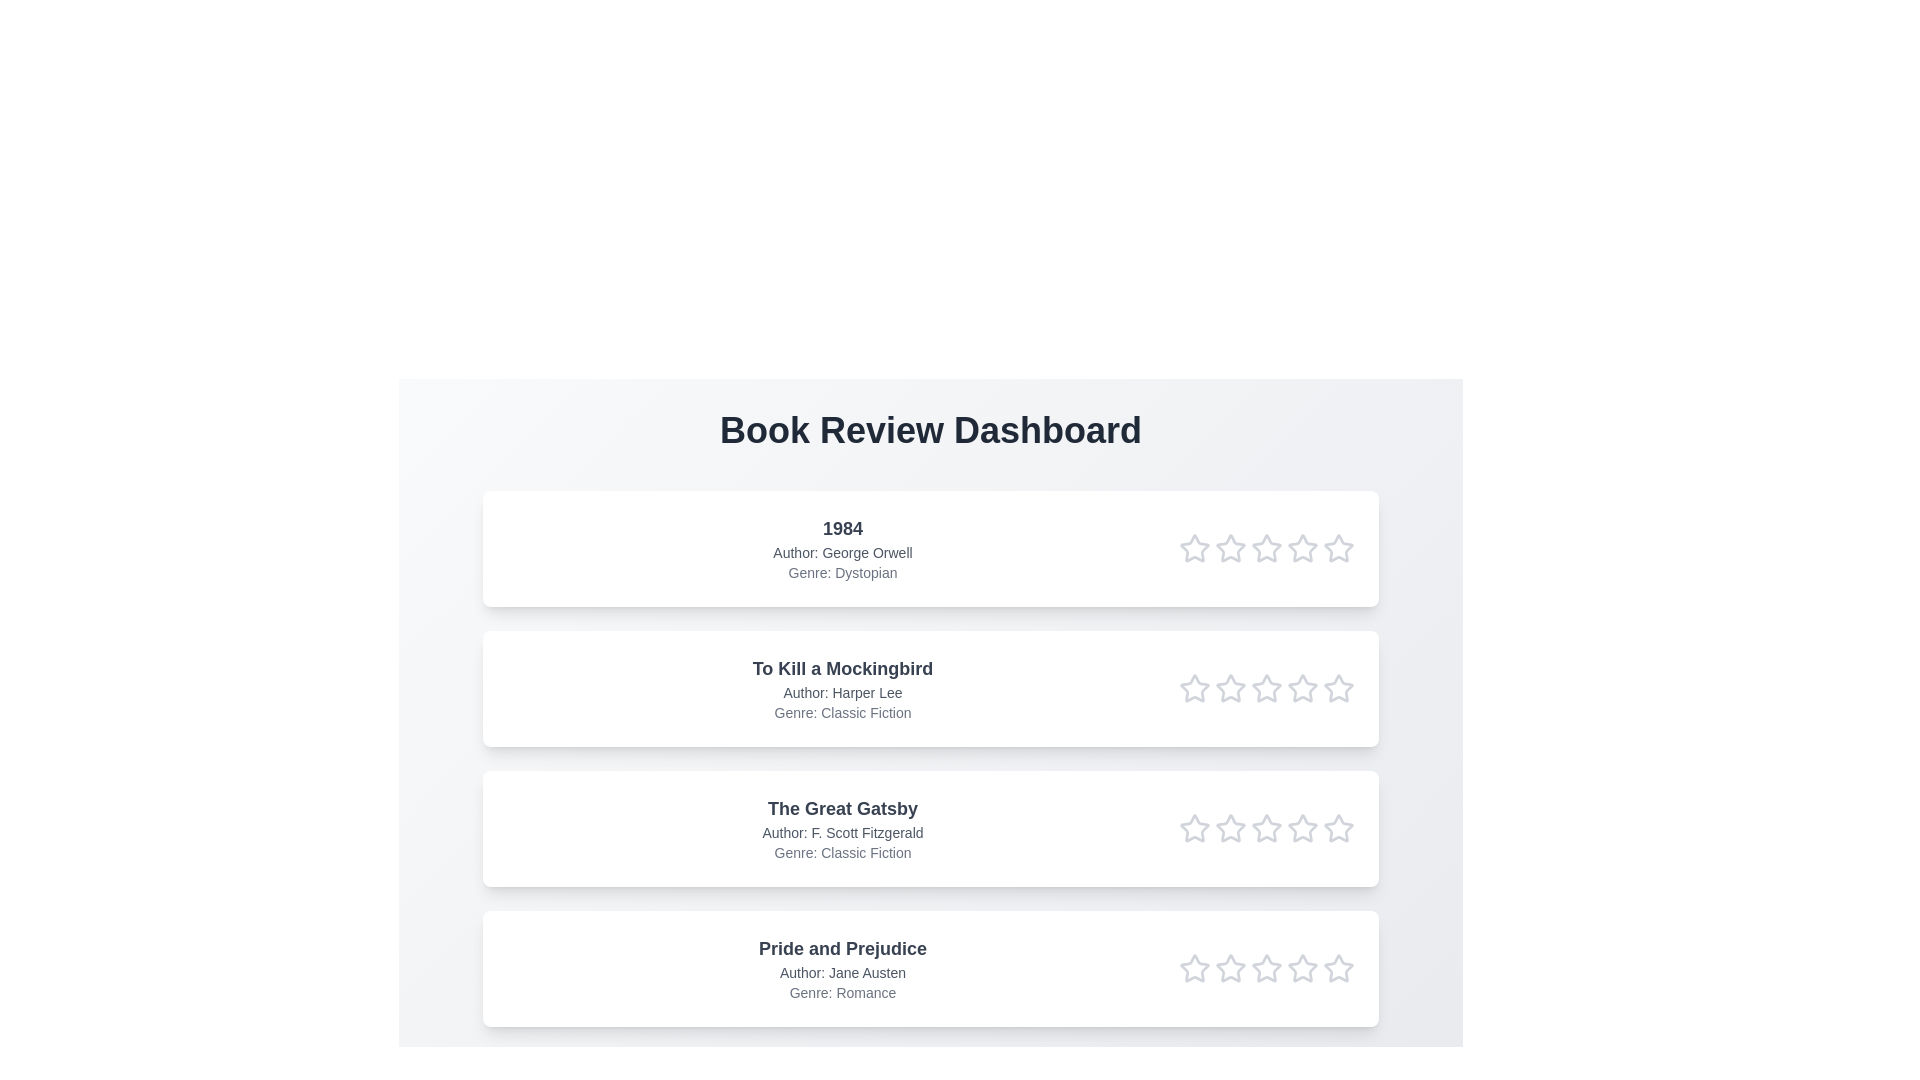  What do you see at coordinates (1302, 829) in the screenshot?
I see `the rating of the book 'The Great Gatsby' to 4 stars by clicking on the respective star` at bounding box center [1302, 829].